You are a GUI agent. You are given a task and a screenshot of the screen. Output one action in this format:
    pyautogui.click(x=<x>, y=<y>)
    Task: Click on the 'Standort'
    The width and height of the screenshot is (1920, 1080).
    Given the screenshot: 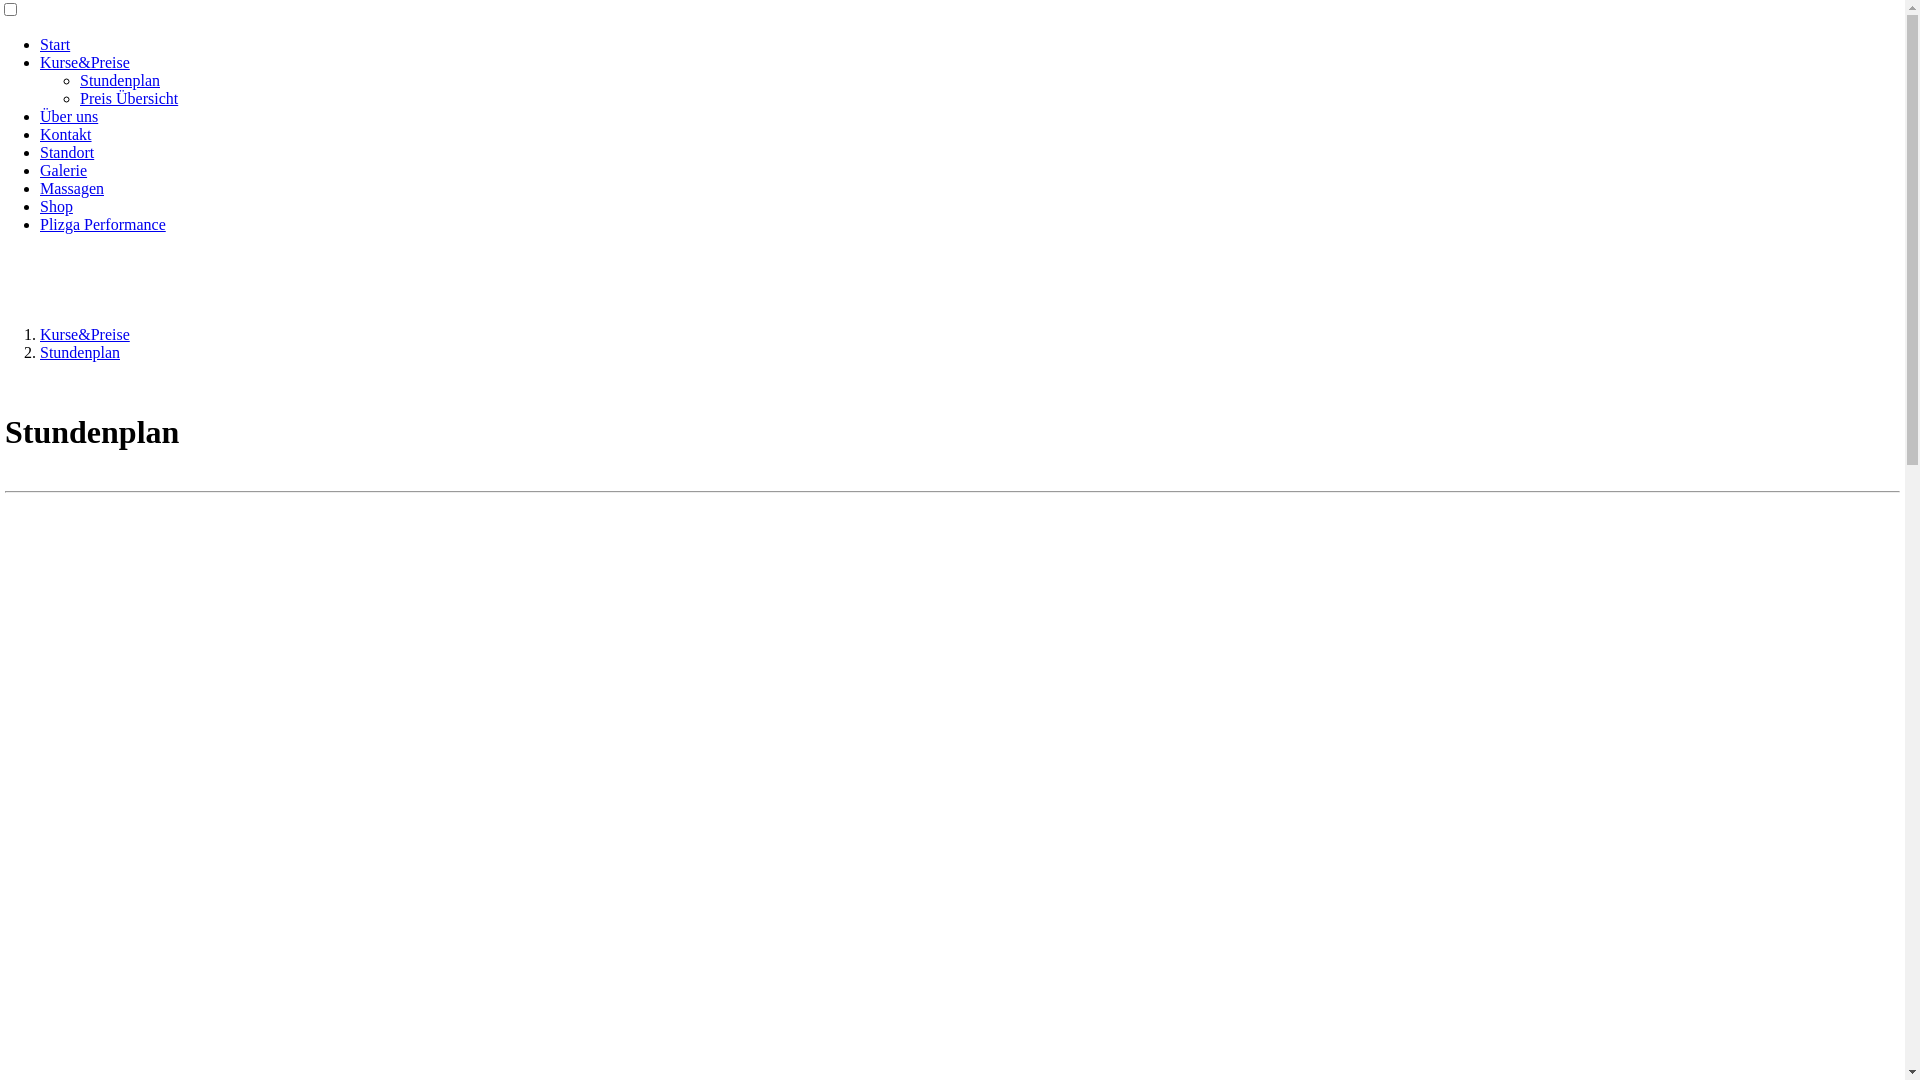 What is the action you would take?
    pyautogui.click(x=39, y=151)
    